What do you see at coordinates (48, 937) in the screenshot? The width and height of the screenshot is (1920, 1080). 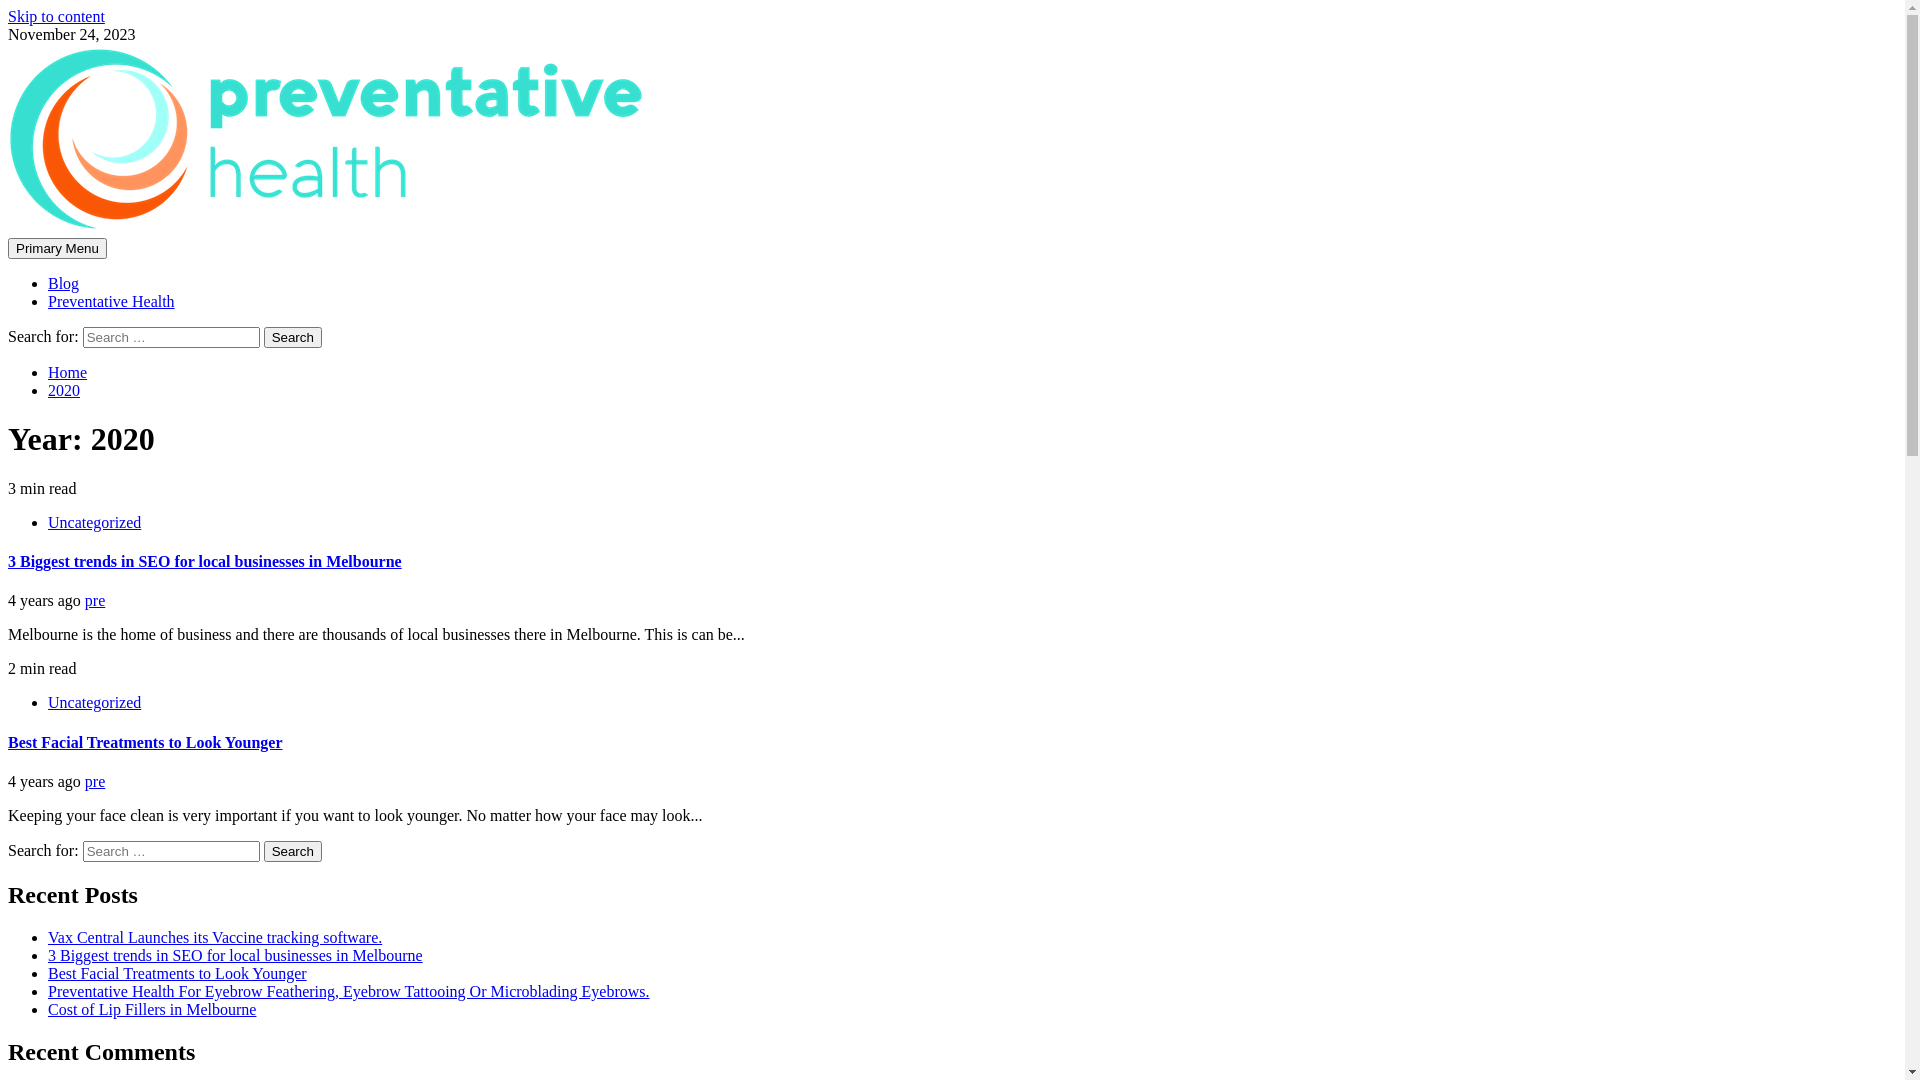 I see `'Vax Central Launches its Vaccine tracking software.'` at bounding box center [48, 937].